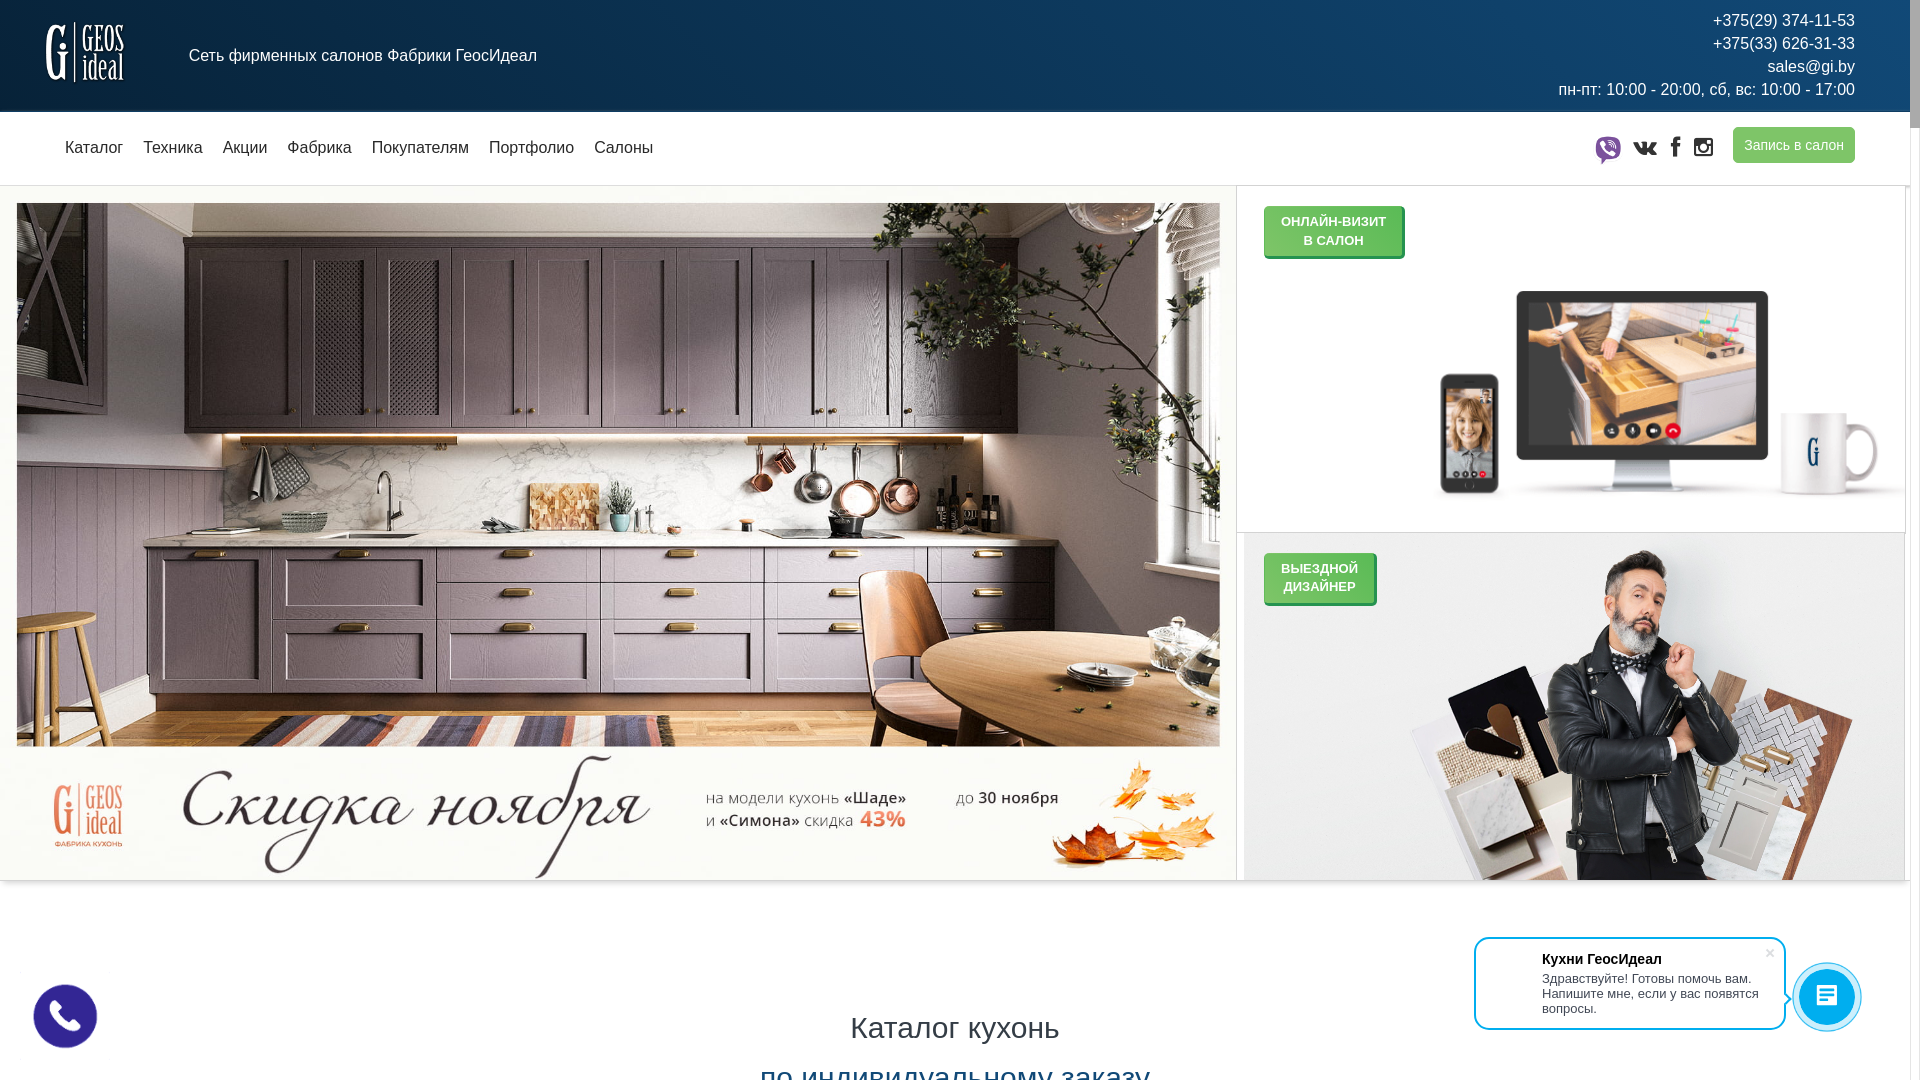  Describe the element at coordinates (1706, 44) in the screenshot. I see `'+375(33) 626-31-33'` at that location.